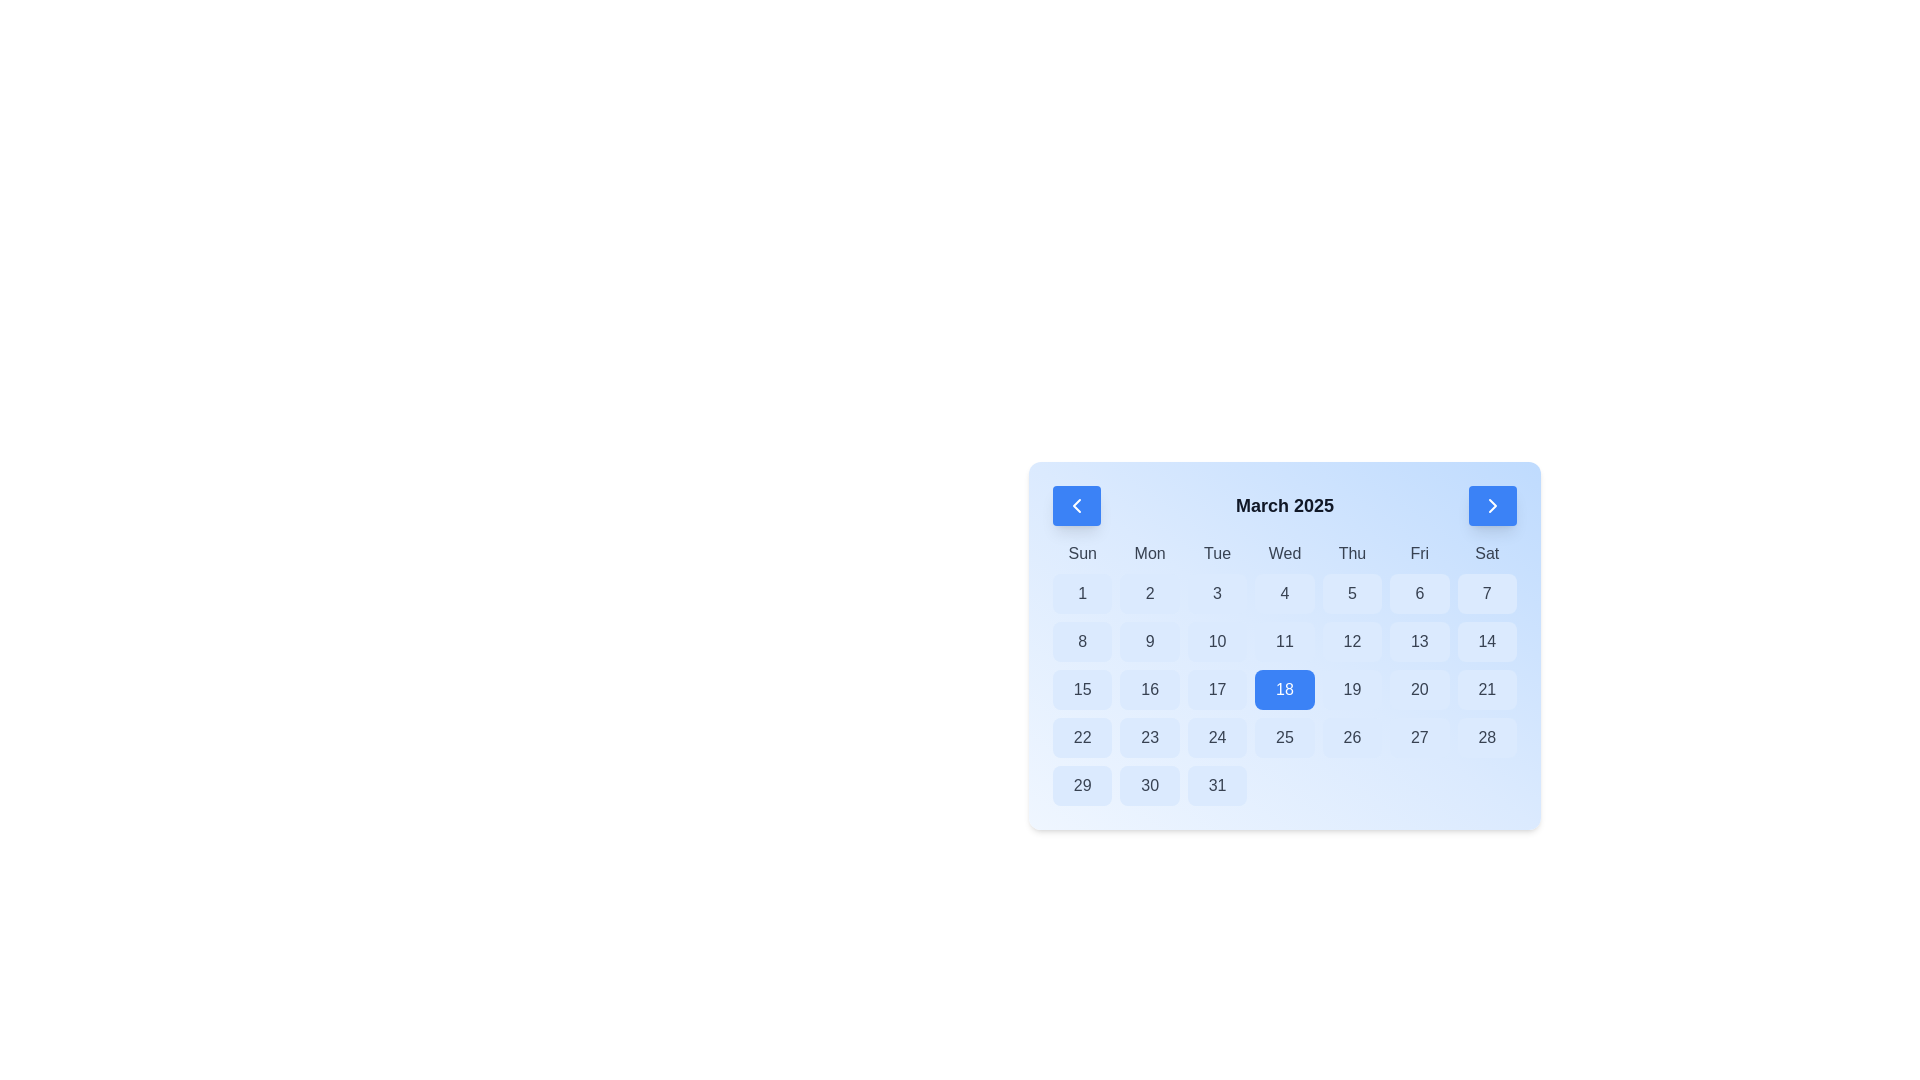 The height and width of the screenshot is (1080, 1920). Describe the element at coordinates (1150, 689) in the screenshot. I see `the rounded light blue button labeled '16' in the fourth row and second column of the March 2025 calendar grid` at that location.